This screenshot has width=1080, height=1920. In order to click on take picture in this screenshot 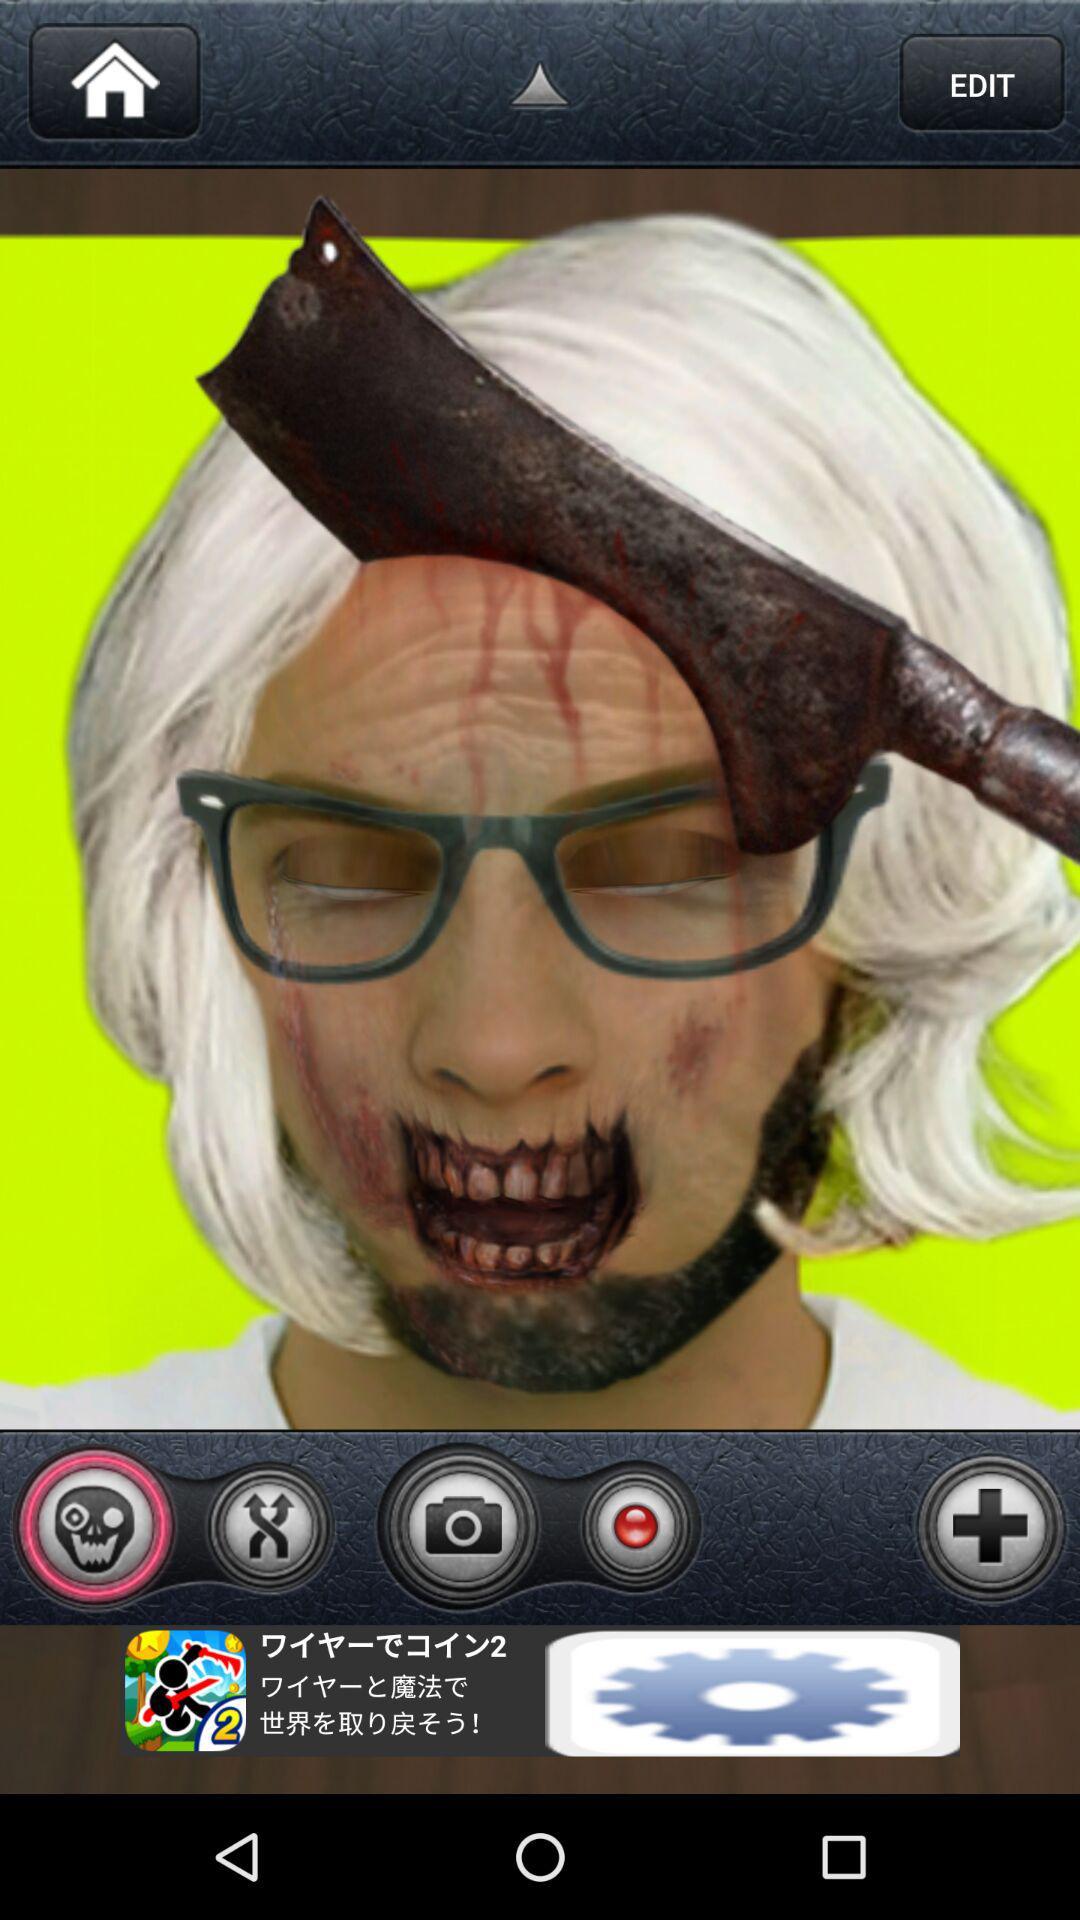, I will do `click(463, 1525)`.